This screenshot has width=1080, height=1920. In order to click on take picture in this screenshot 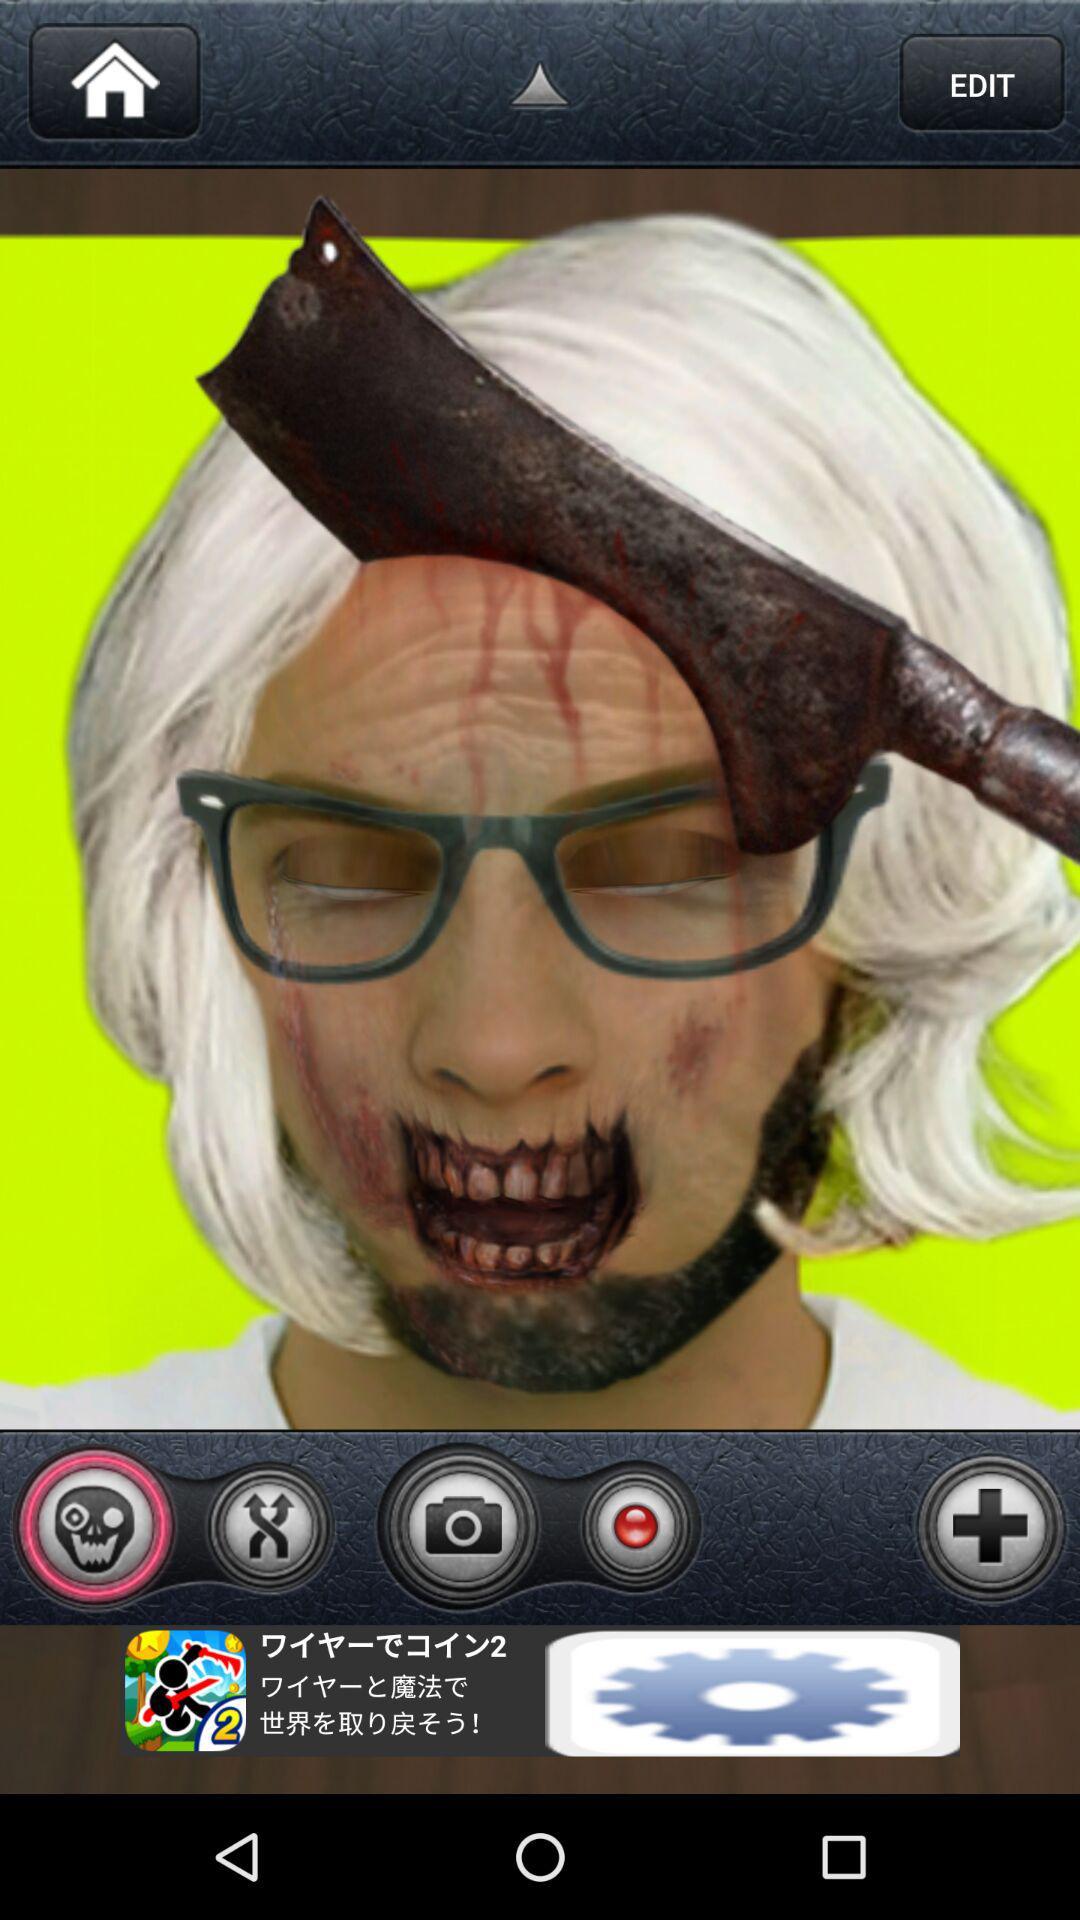, I will do `click(463, 1525)`.